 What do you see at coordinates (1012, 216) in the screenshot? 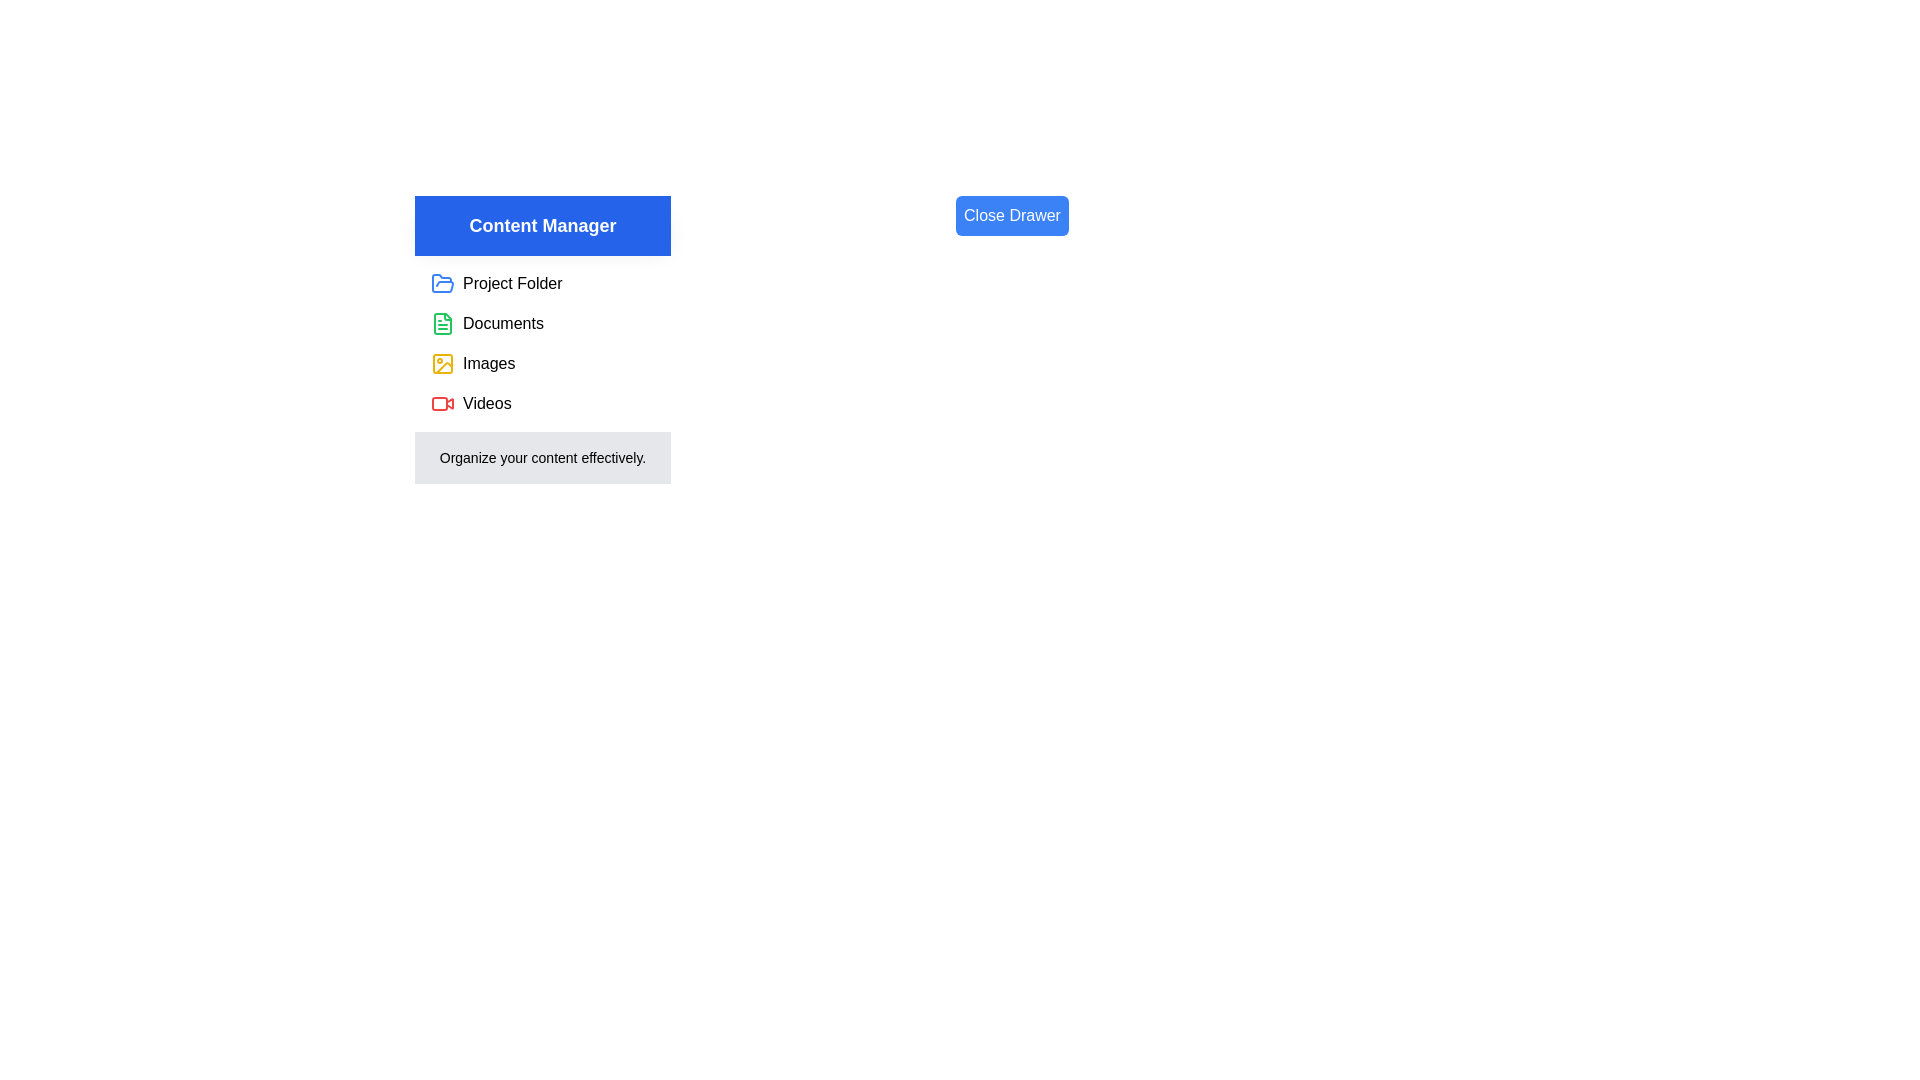
I see `'Close Drawer' button to toggle the drawer's state` at bounding box center [1012, 216].